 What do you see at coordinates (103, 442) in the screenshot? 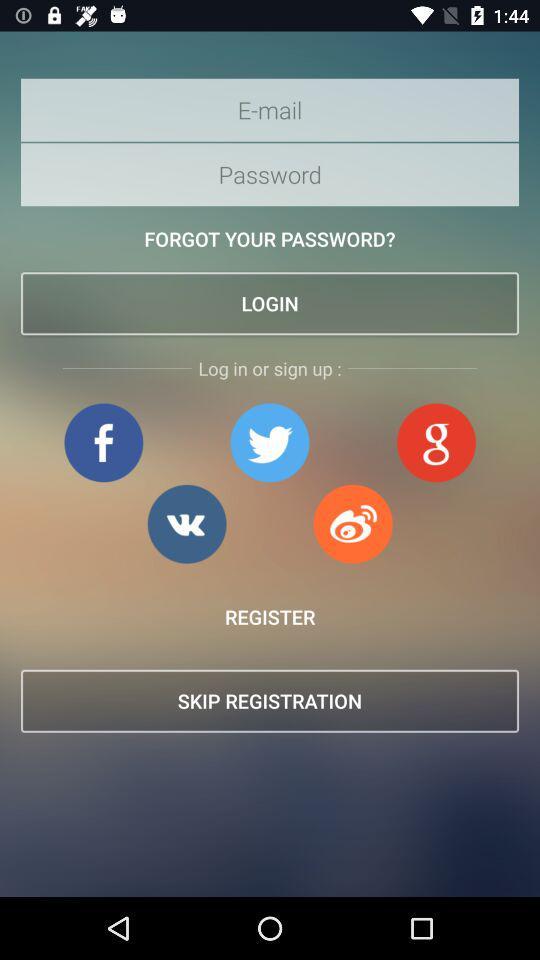
I see `login/sign up whit facebook` at bounding box center [103, 442].